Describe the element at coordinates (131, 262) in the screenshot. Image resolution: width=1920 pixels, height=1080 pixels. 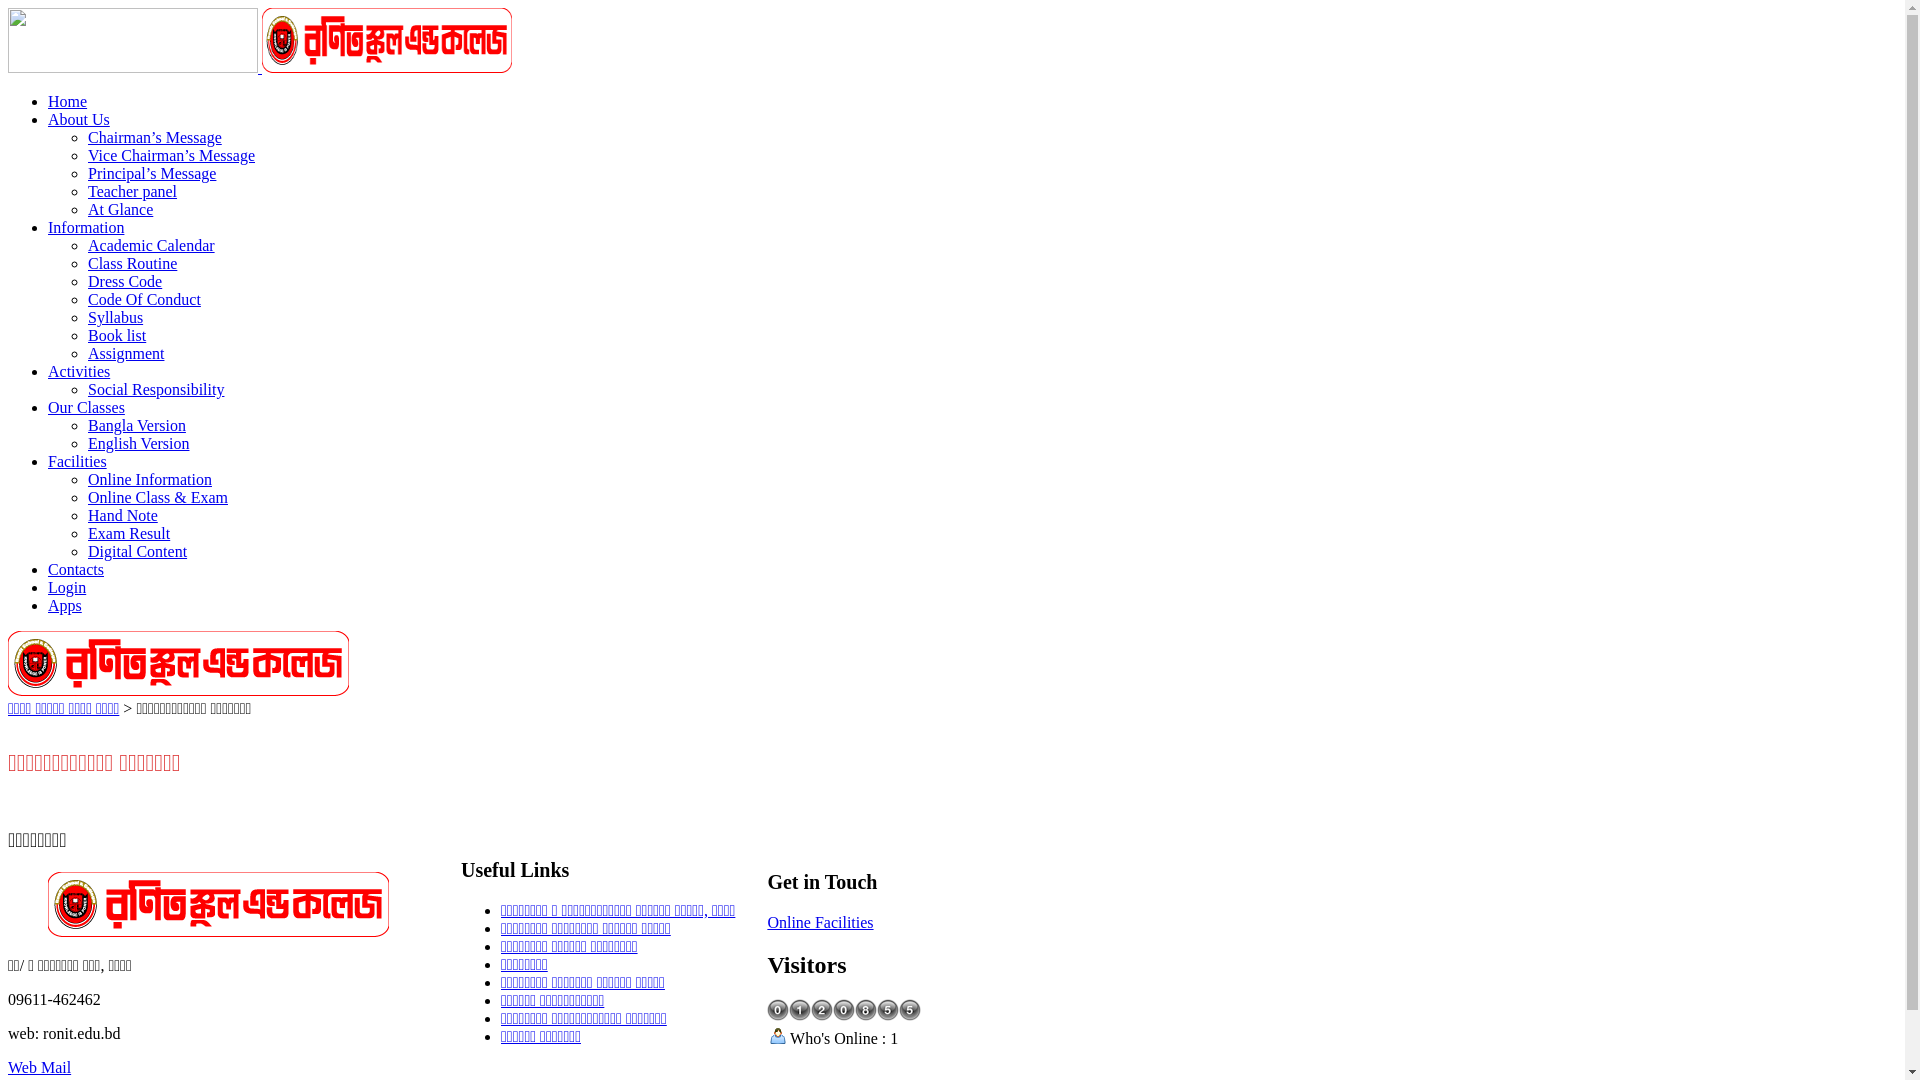
I see `'Class Routine'` at that location.